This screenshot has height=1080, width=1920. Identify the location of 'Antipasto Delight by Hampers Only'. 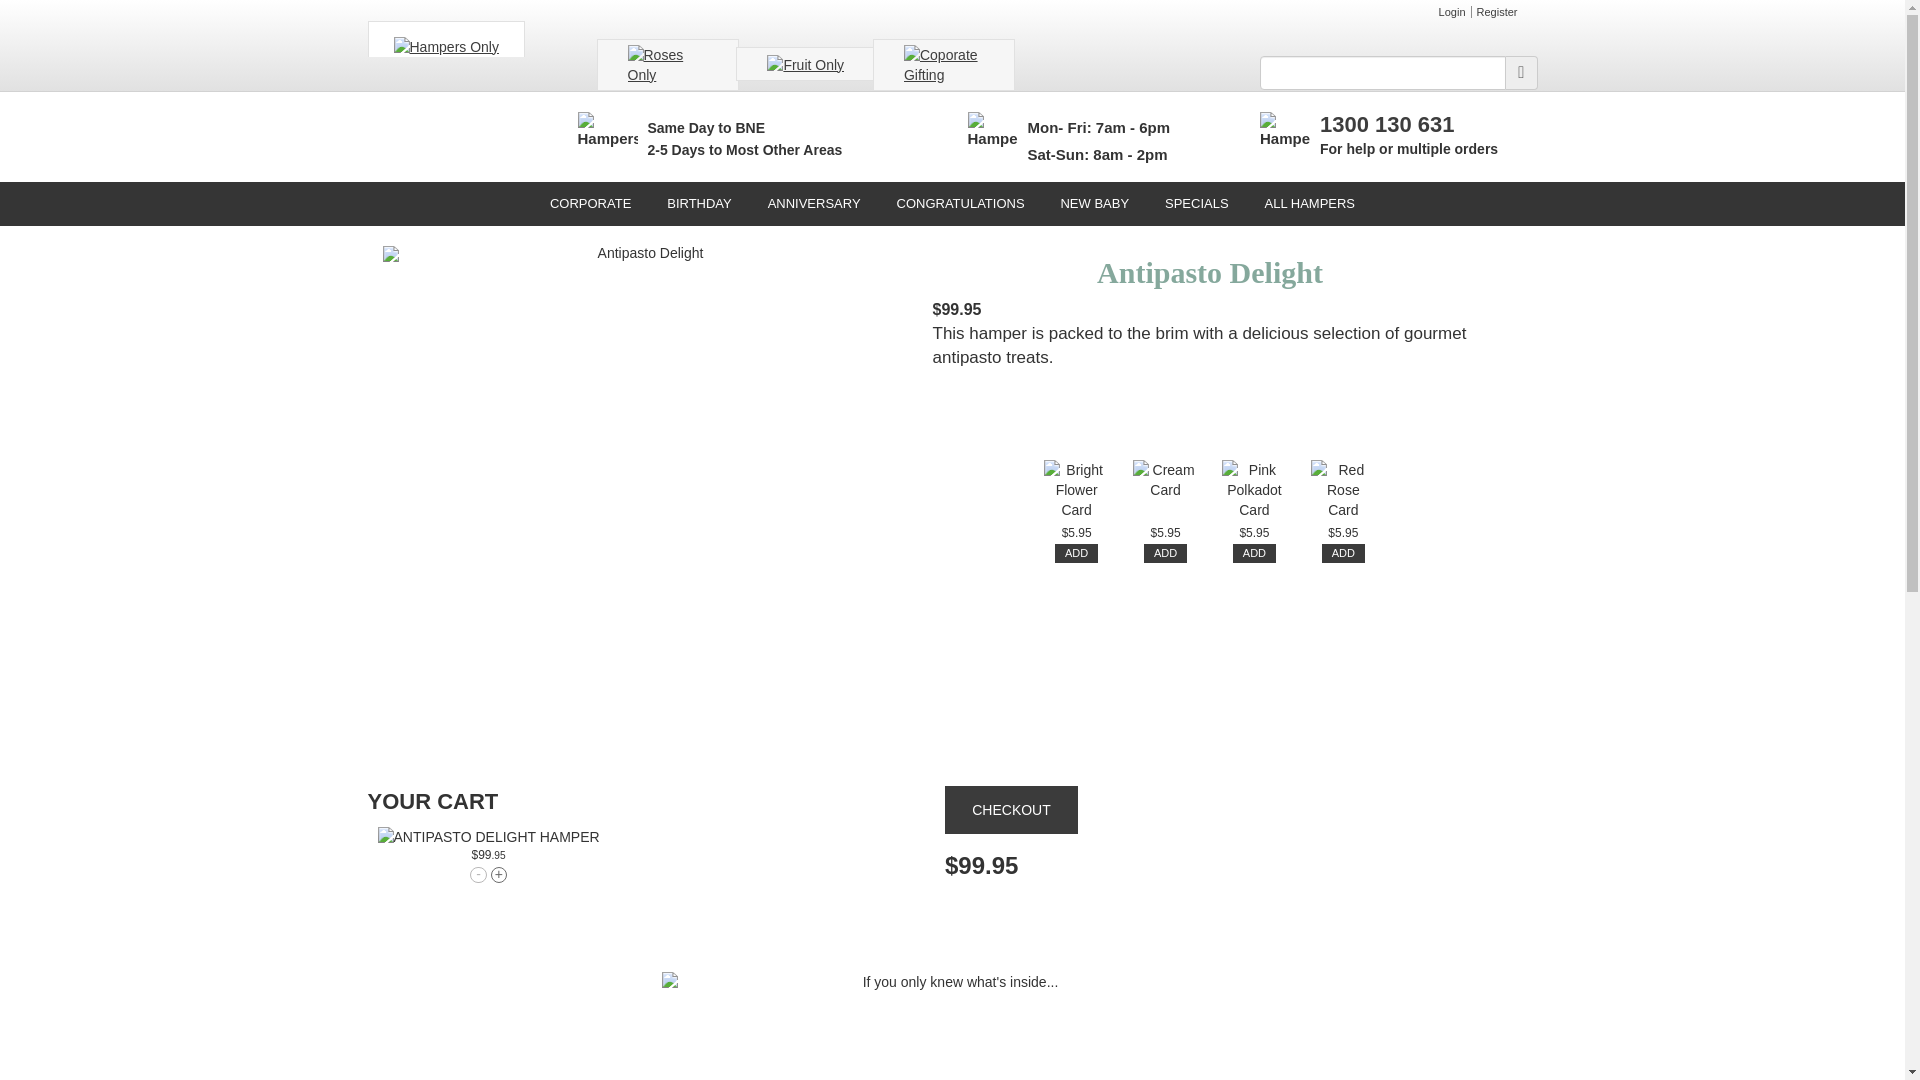
(489, 837).